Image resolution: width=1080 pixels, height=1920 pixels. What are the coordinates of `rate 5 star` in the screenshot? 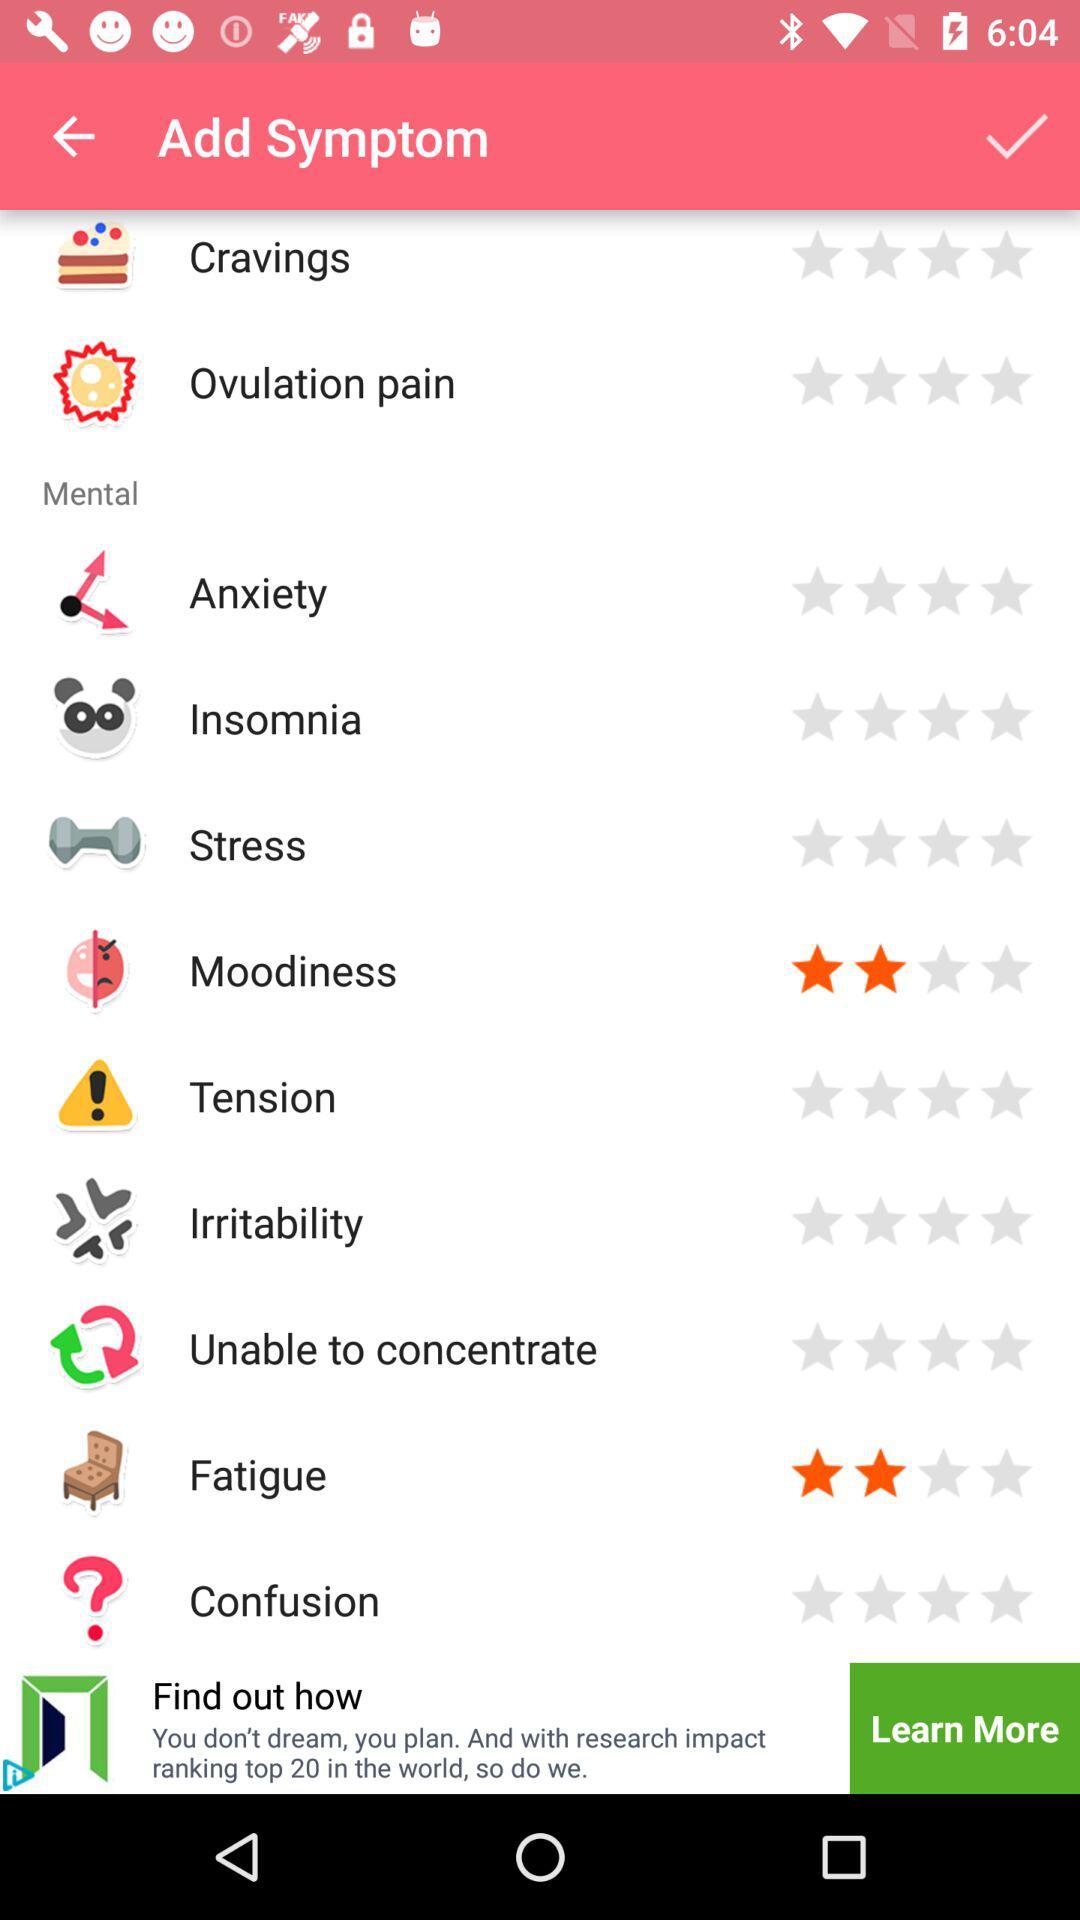 It's located at (1006, 1094).